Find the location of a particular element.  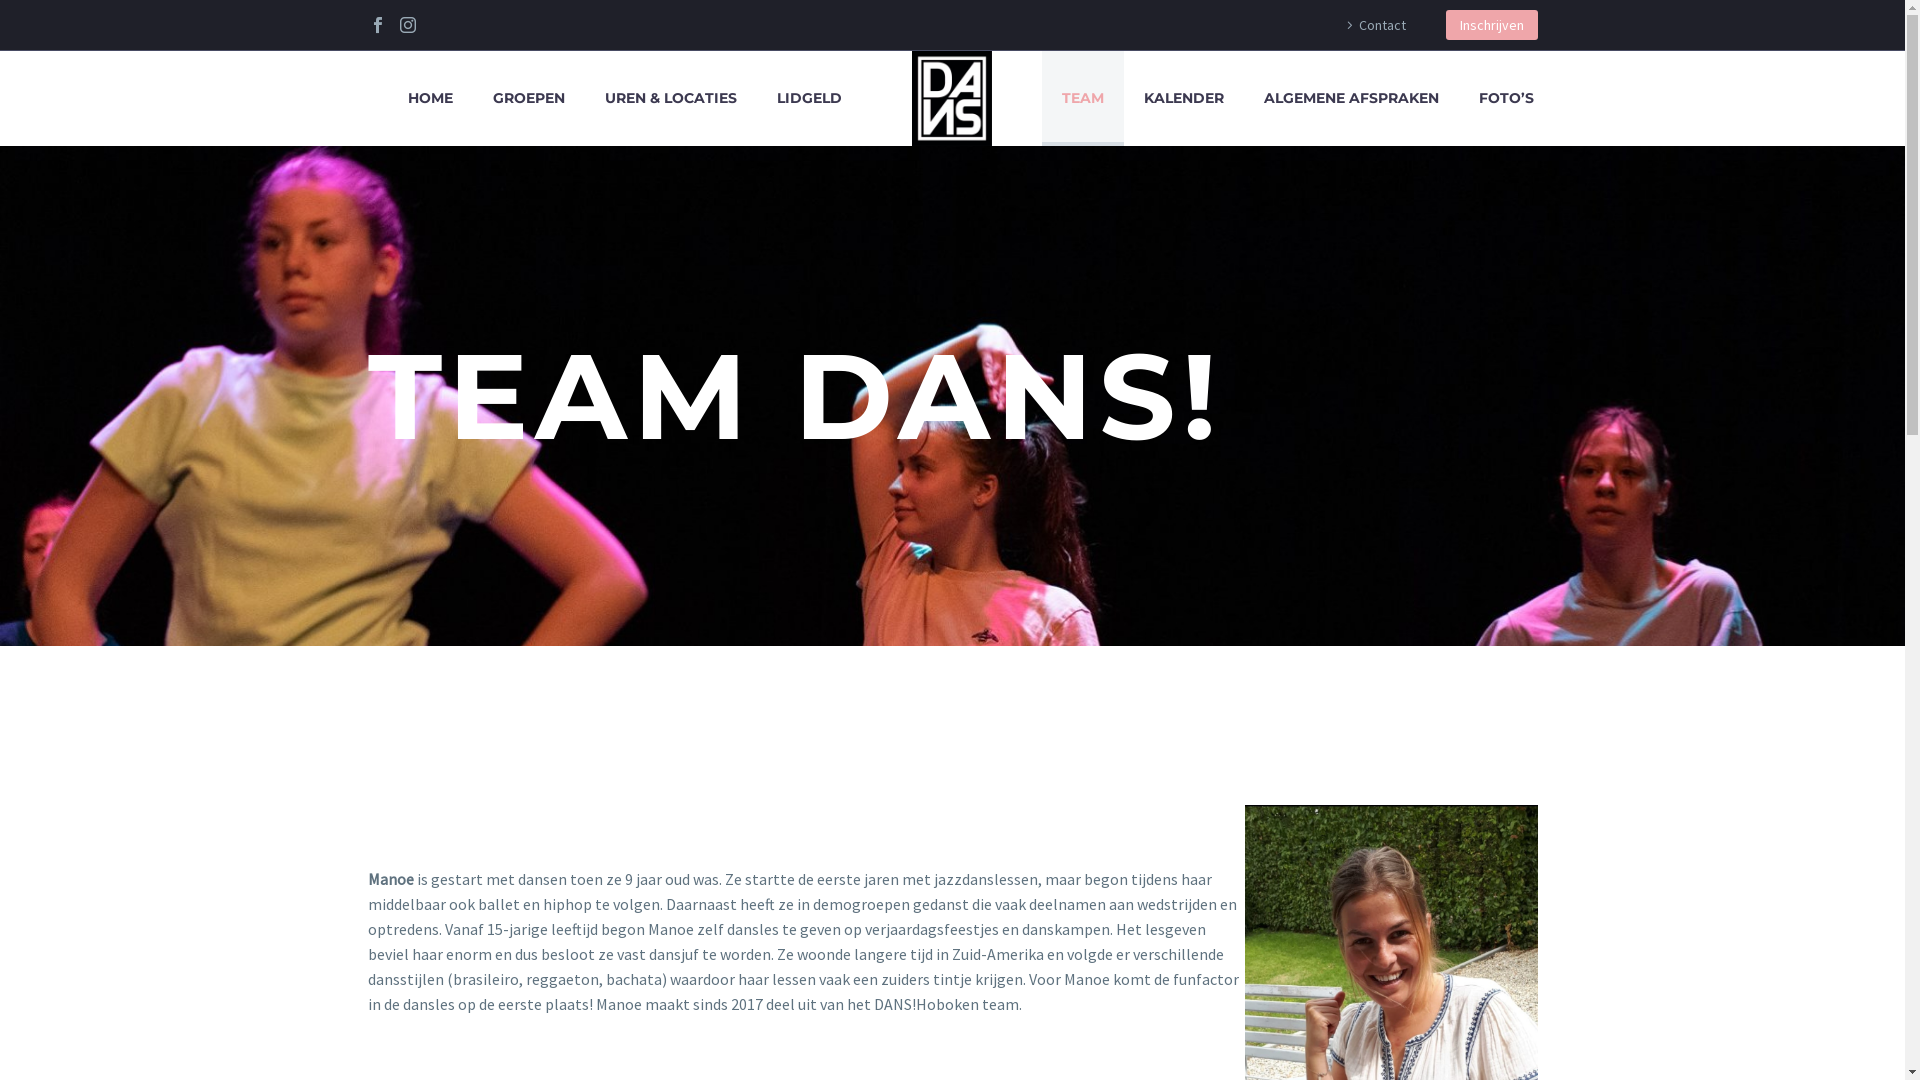

'KALENDER' is located at coordinates (1123, 98).